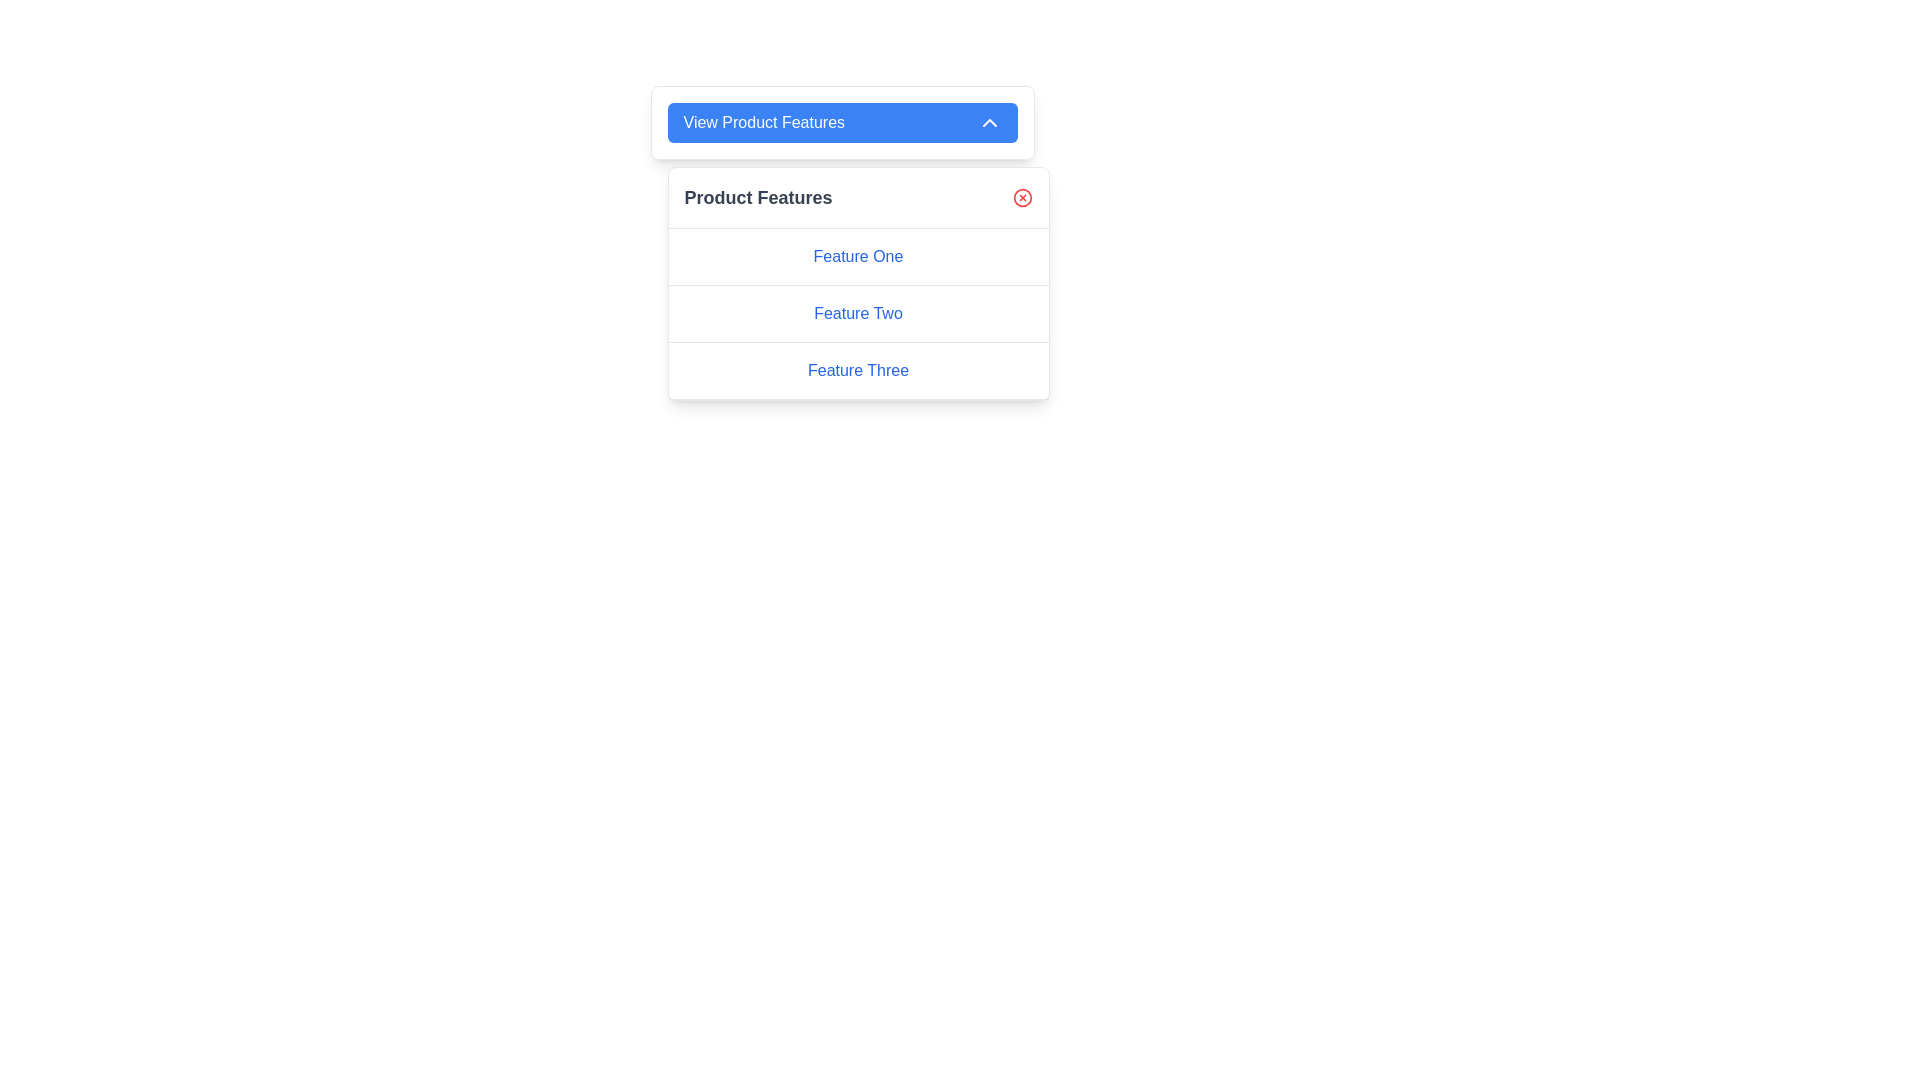 The image size is (1920, 1080). I want to click on the text label displaying 'Feature One' in bold blue font, located in the dropdown menu under 'Product Features', so click(858, 255).